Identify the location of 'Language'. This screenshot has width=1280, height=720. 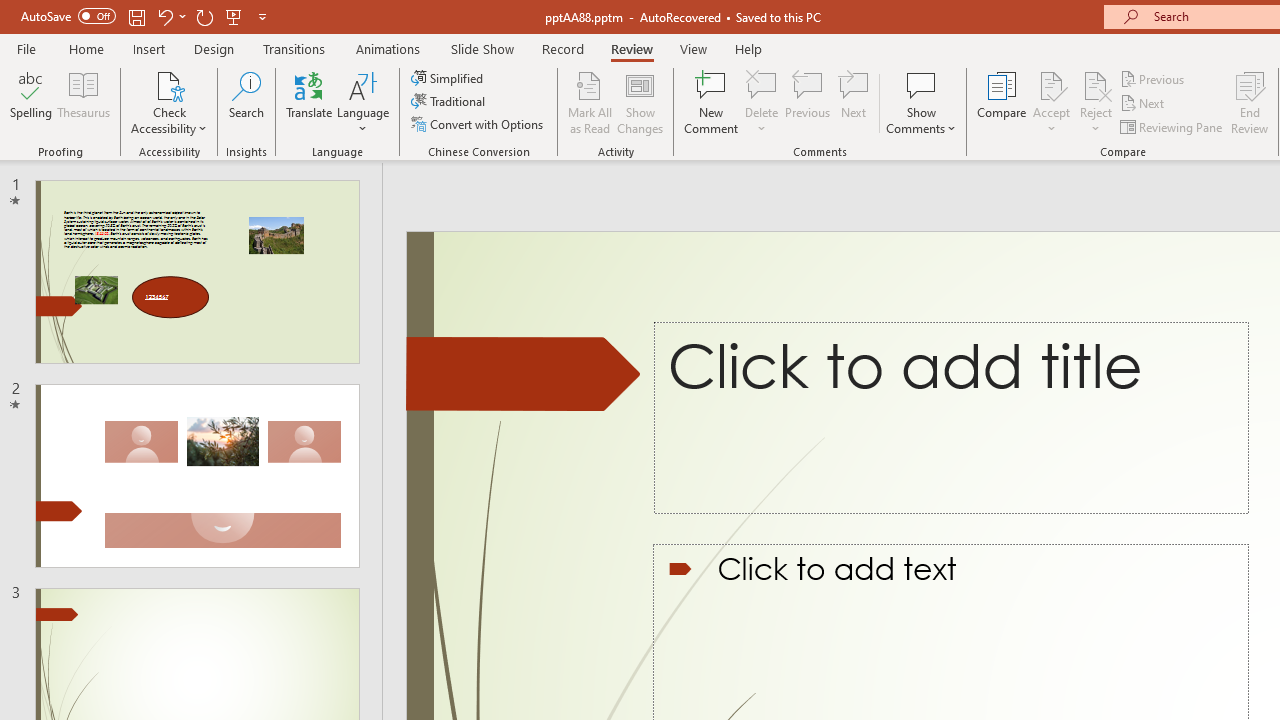
(363, 103).